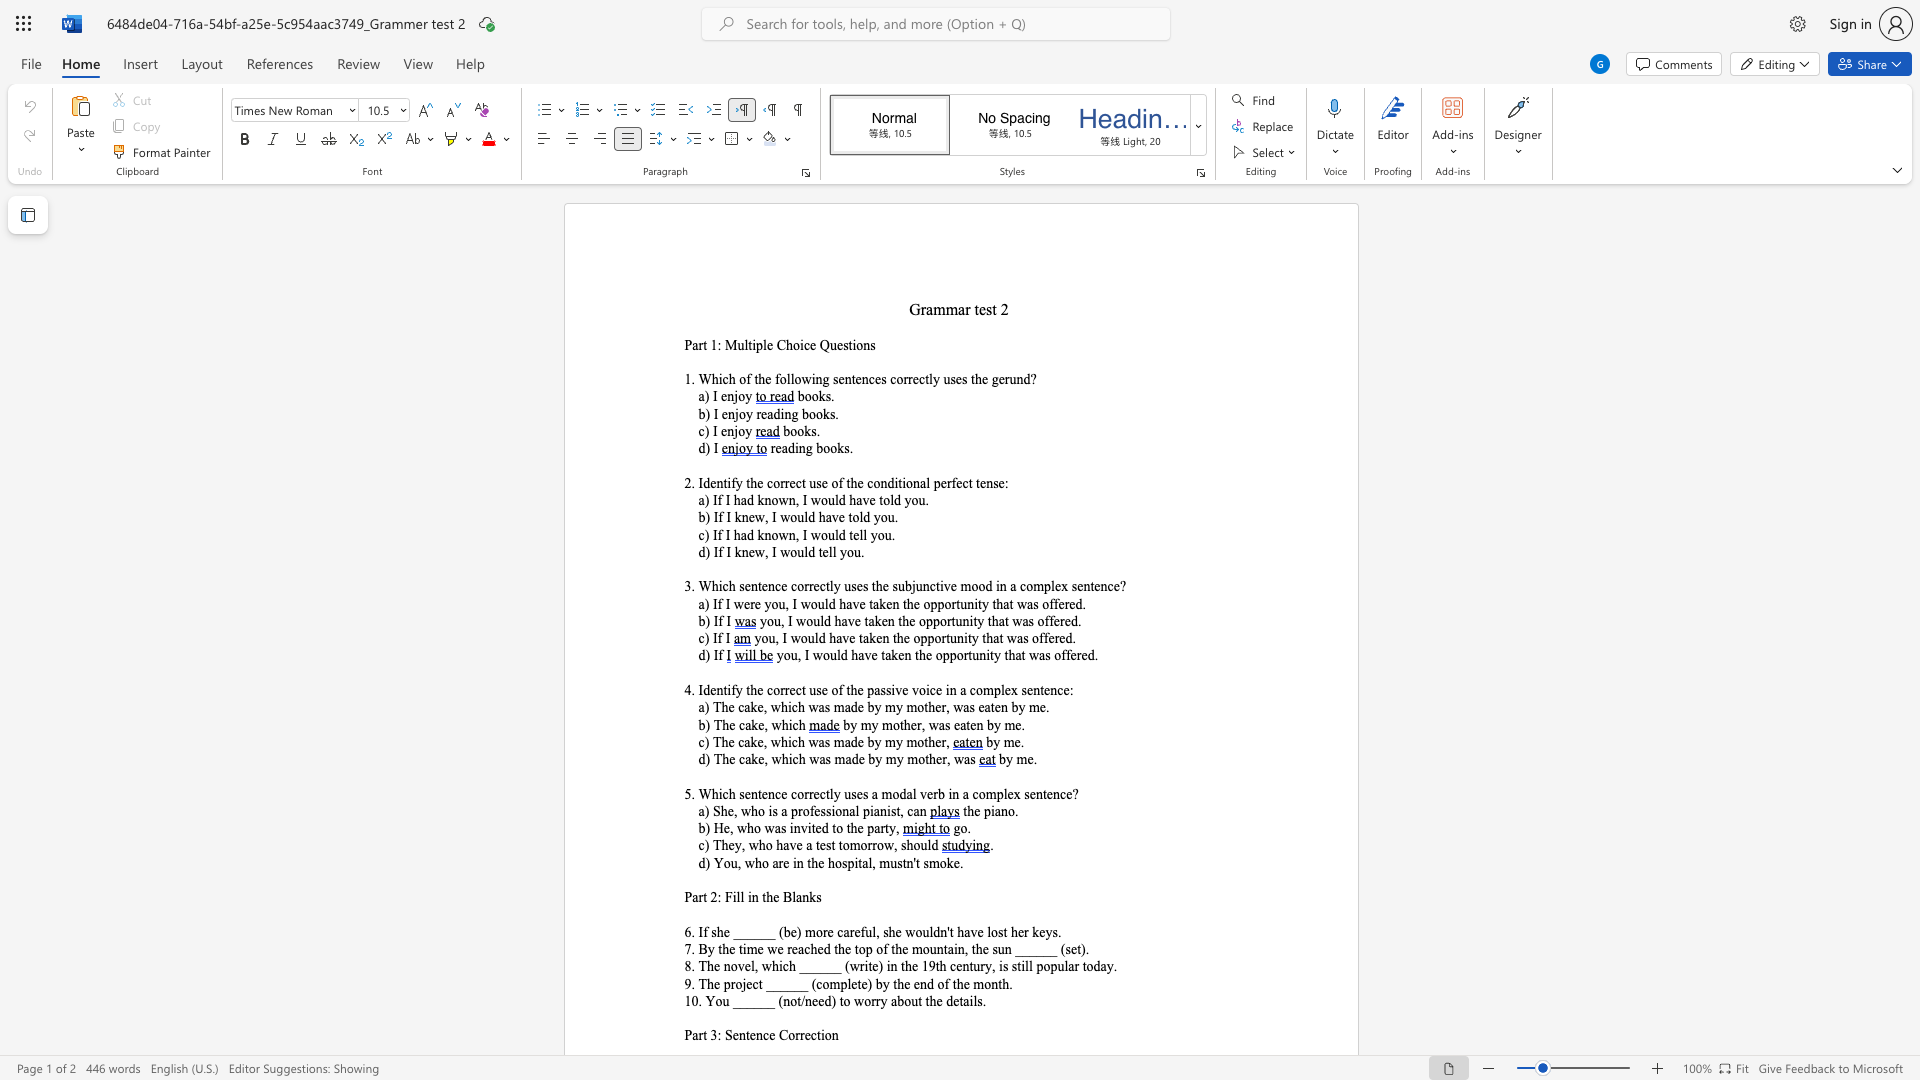  I want to click on the space between the continuous character "b" and ")" in the text, so click(704, 516).